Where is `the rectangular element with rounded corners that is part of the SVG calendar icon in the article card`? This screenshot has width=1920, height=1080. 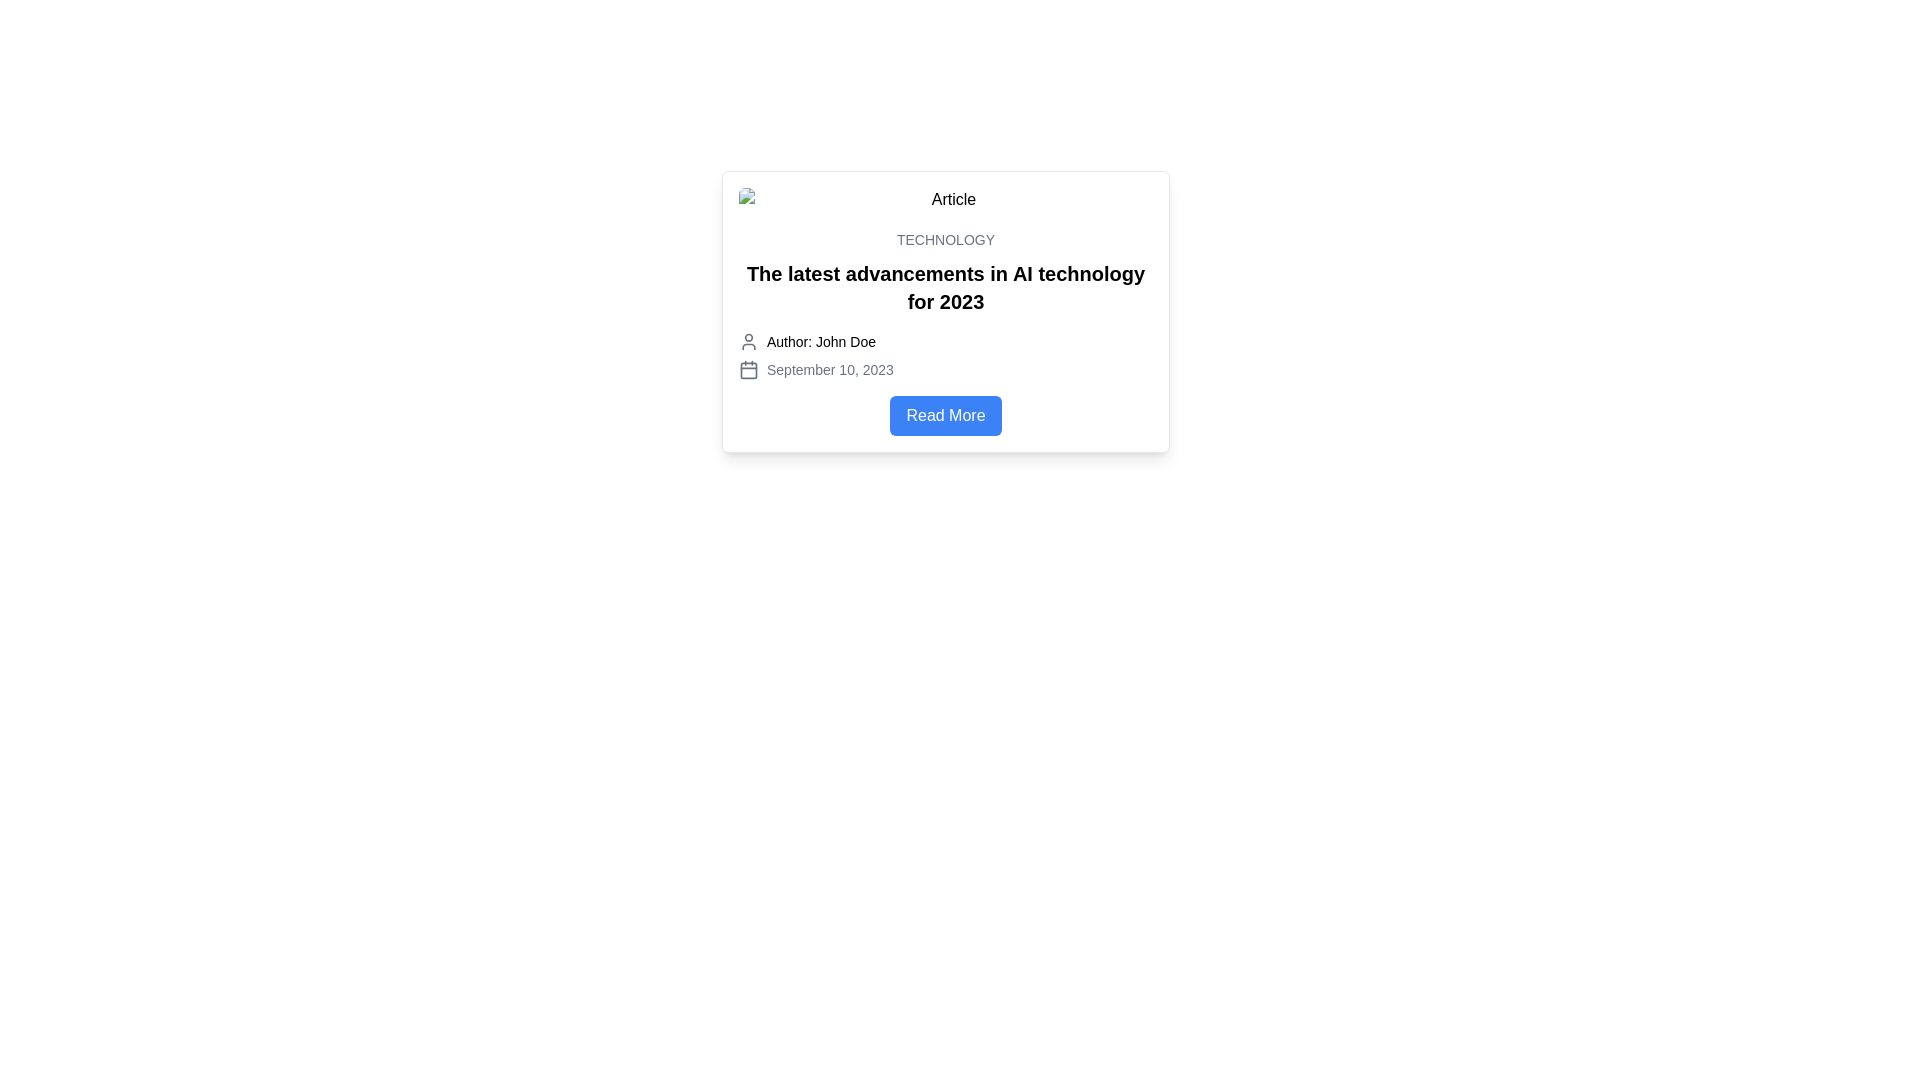
the rectangular element with rounded corners that is part of the SVG calendar icon in the article card is located at coordinates (747, 370).